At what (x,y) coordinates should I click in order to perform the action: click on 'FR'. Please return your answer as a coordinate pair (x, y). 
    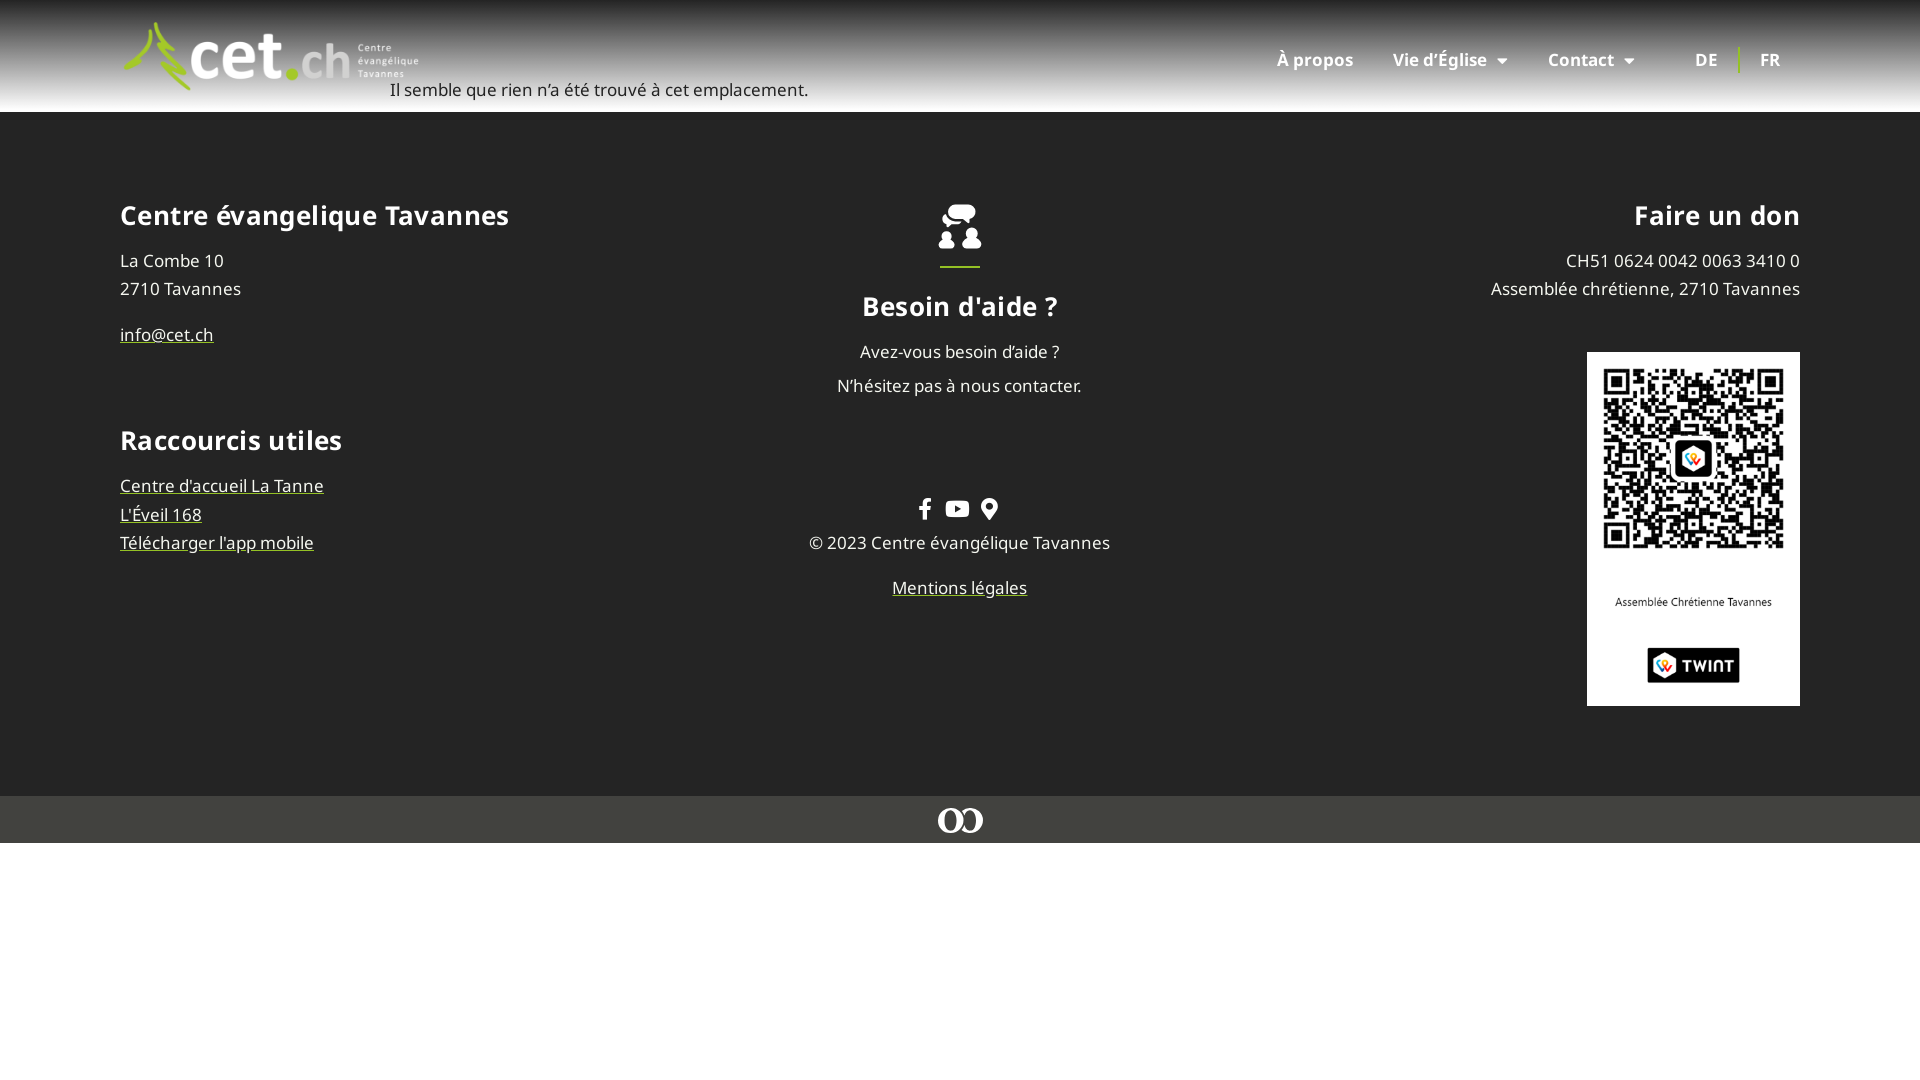
    Looking at the image, I should click on (1770, 59).